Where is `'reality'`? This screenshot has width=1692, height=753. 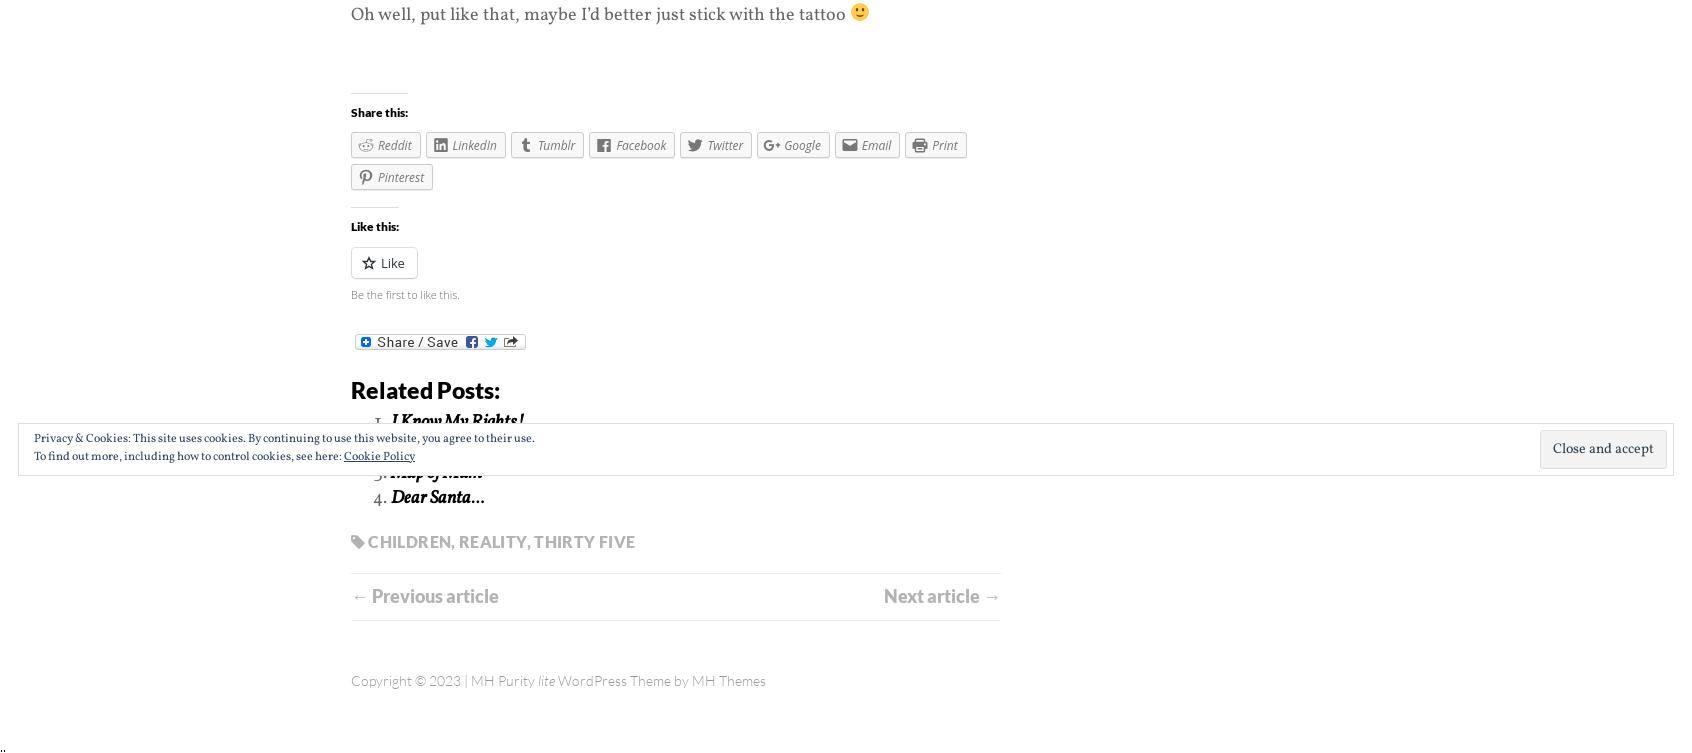 'reality' is located at coordinates (491, 541).